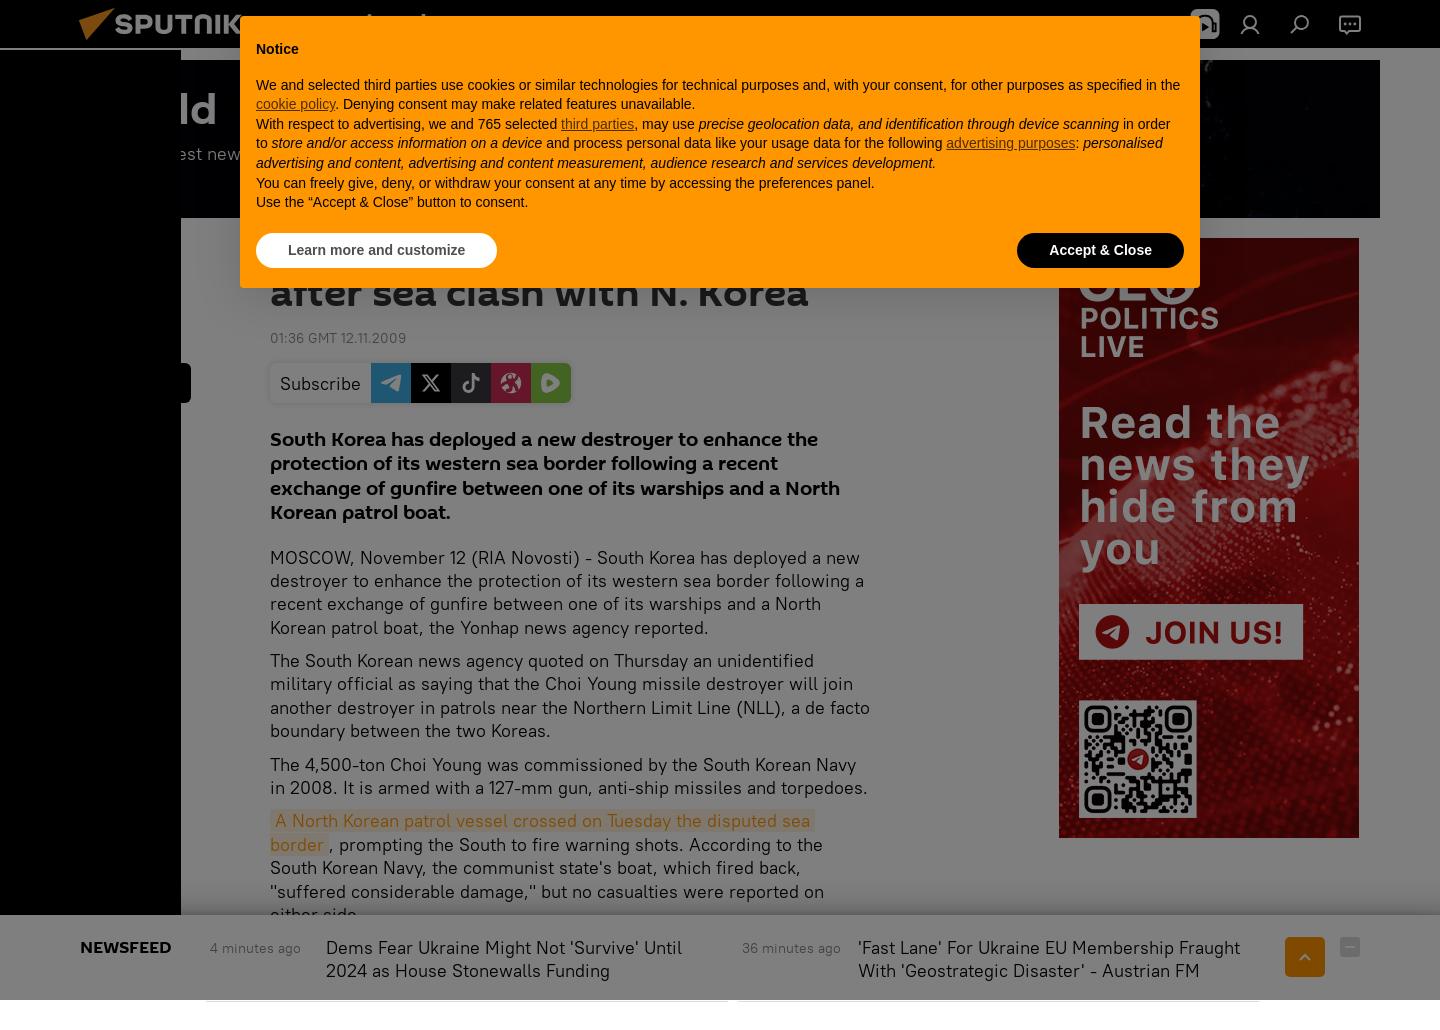 The width and height of the screenshot is (1440, 1030). I want to click on 'advertising purposes', so click(1009, 141).